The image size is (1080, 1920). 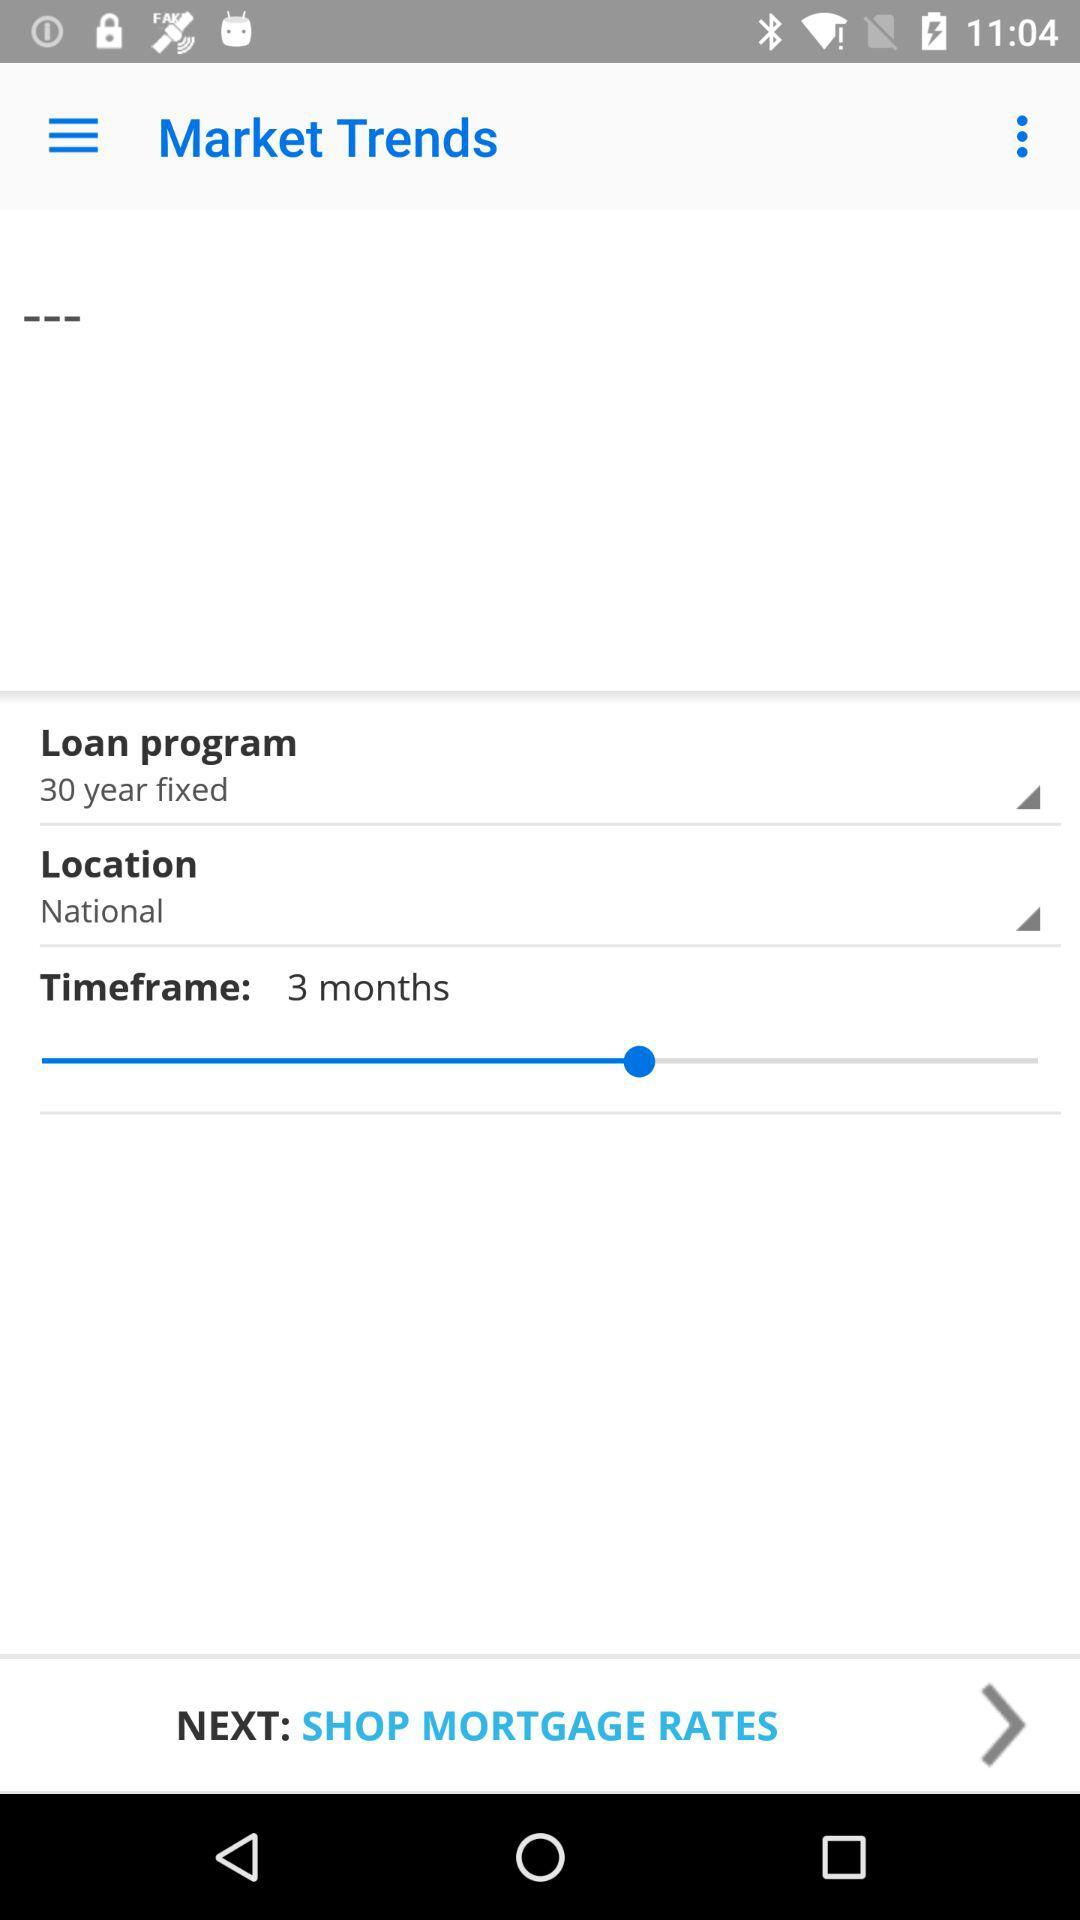 I want to click on item next to the market trends, so click(x=72, y=135).